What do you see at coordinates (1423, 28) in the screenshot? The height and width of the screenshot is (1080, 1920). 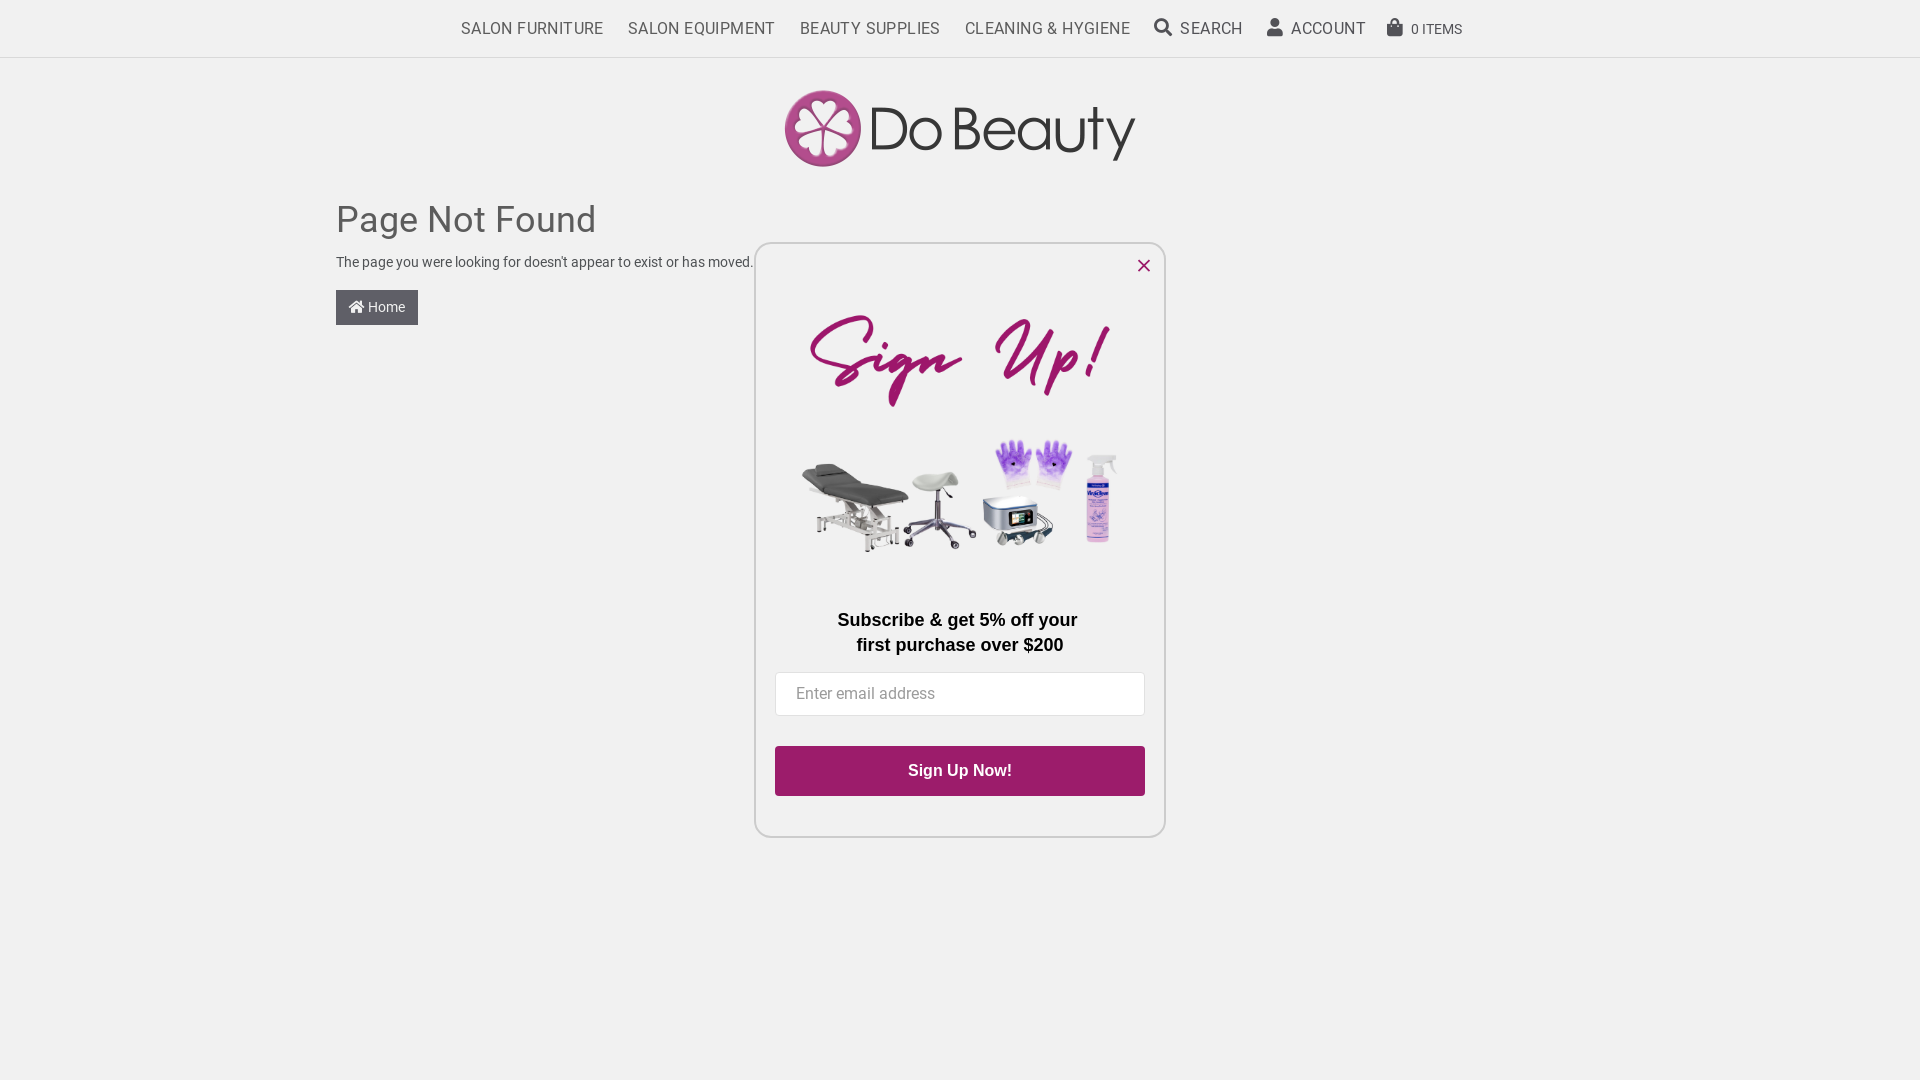 I see `'0 ITEMS'` at bounding box center [1423, 28].